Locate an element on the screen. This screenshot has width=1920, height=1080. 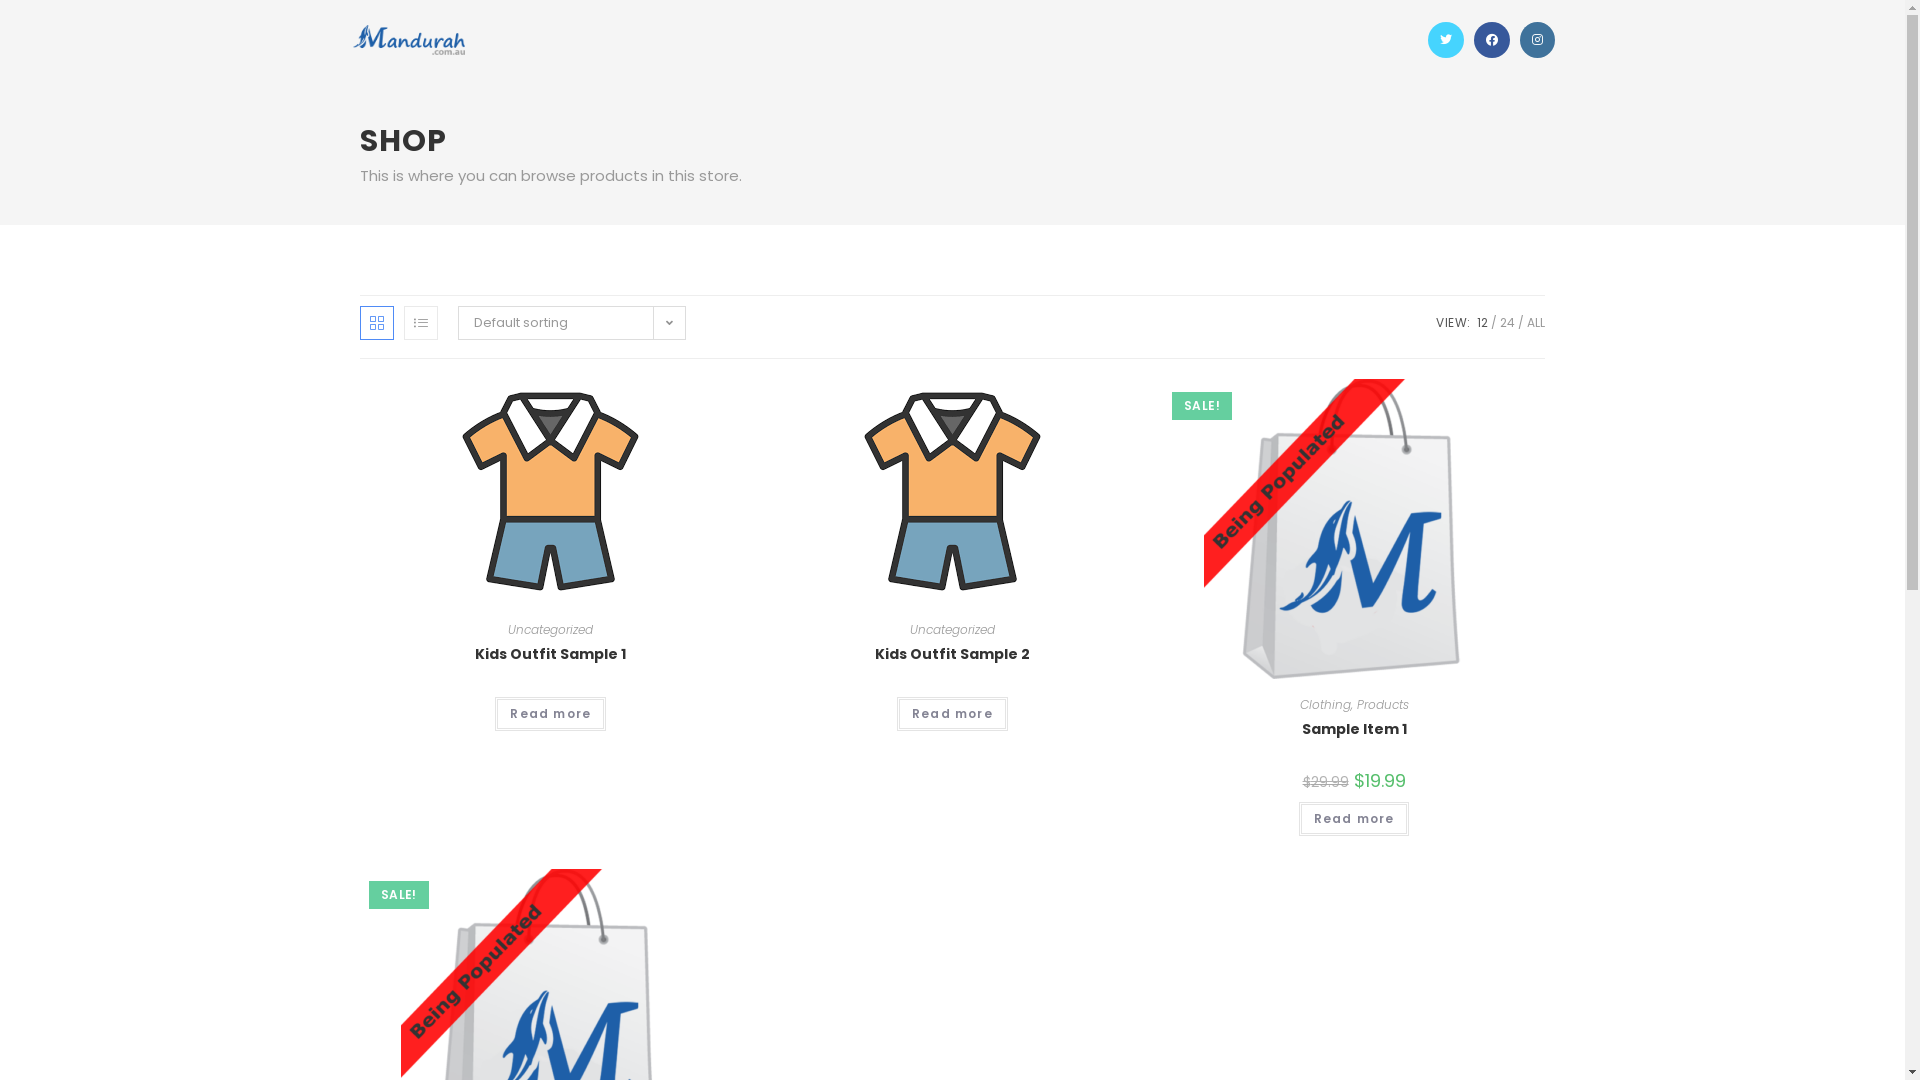
'24' is located at coordinates (1507, 321).